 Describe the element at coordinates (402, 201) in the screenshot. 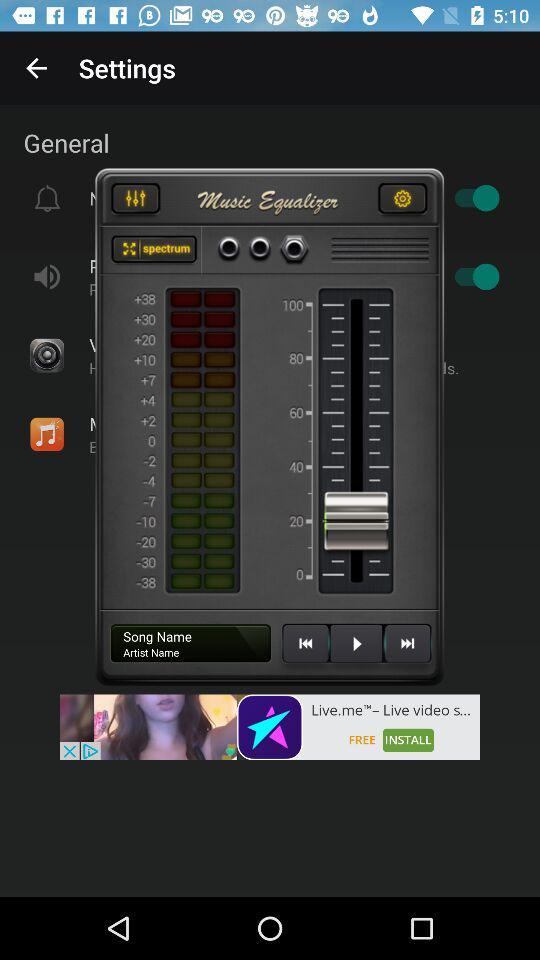

I see `satting` at that location.